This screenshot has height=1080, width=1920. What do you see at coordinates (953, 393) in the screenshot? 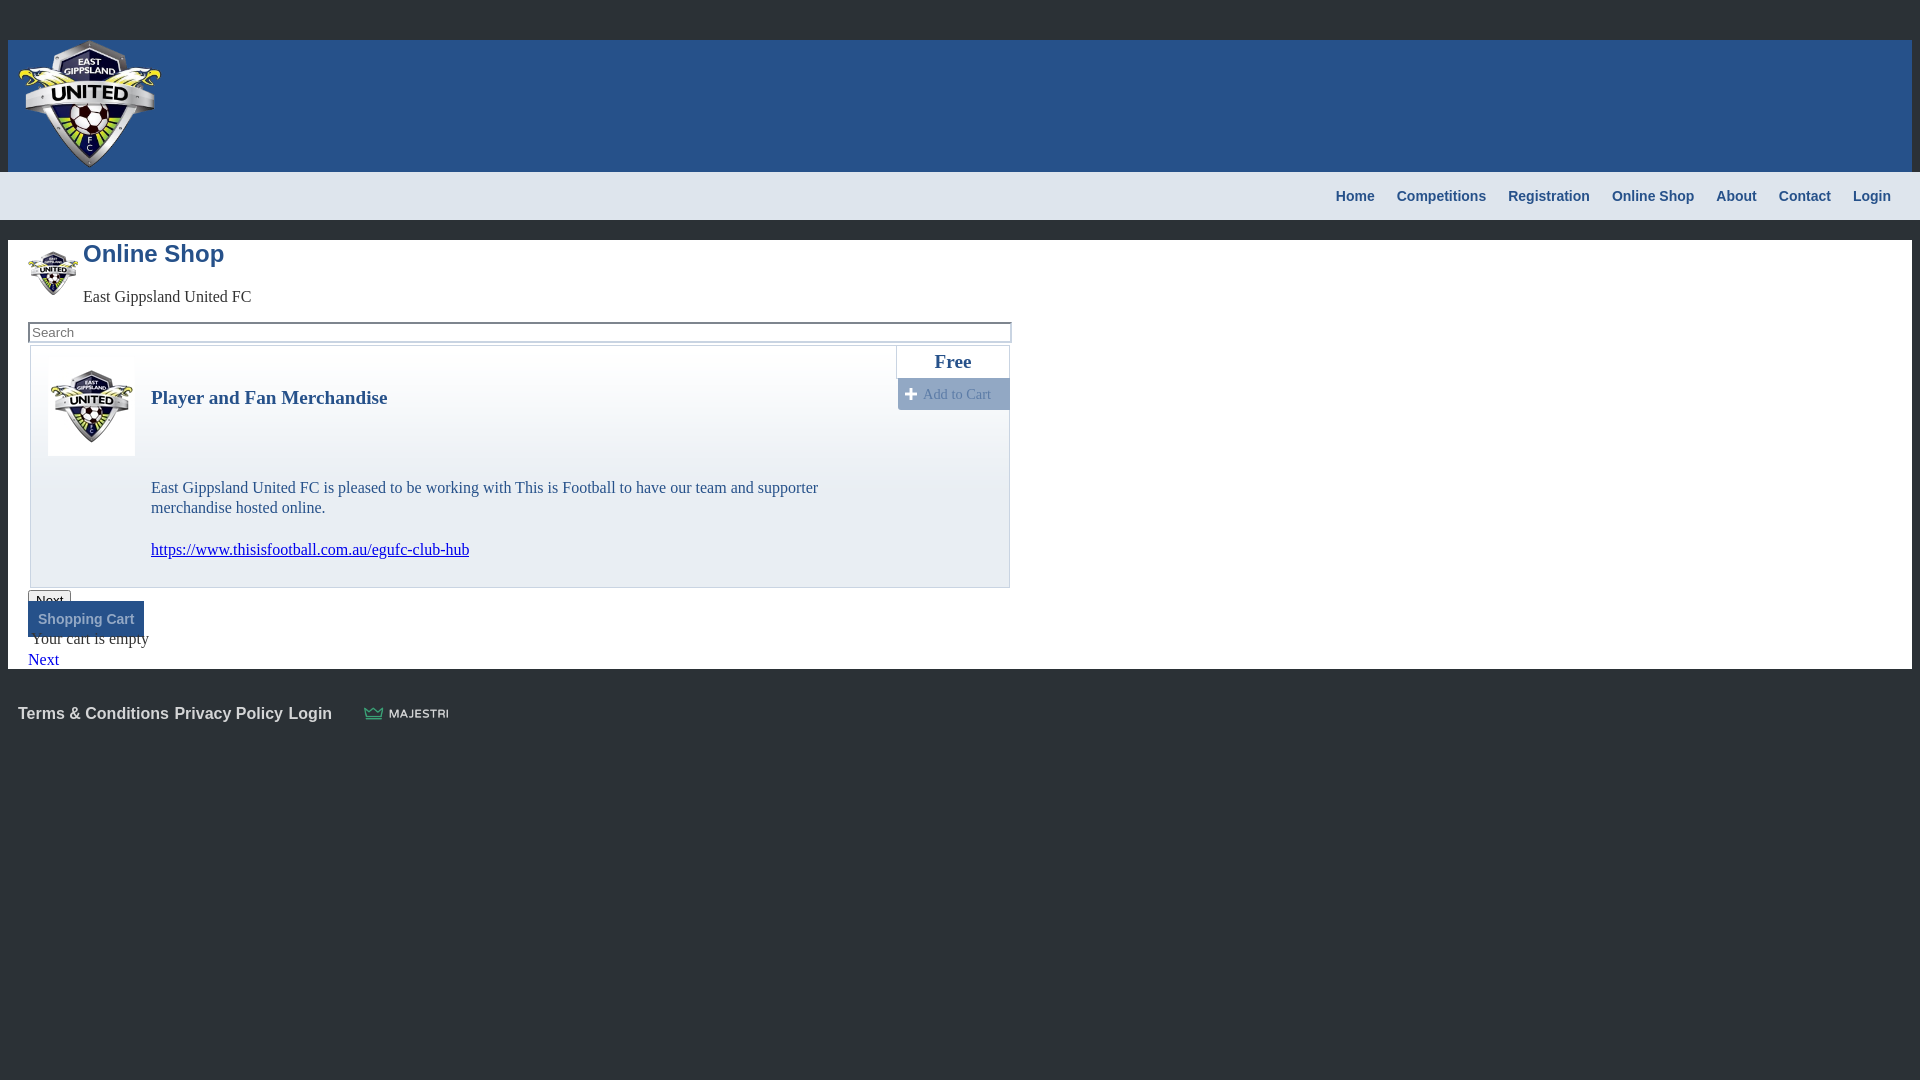
I see `'Add to Cart'` at bounding box center [953, 393].